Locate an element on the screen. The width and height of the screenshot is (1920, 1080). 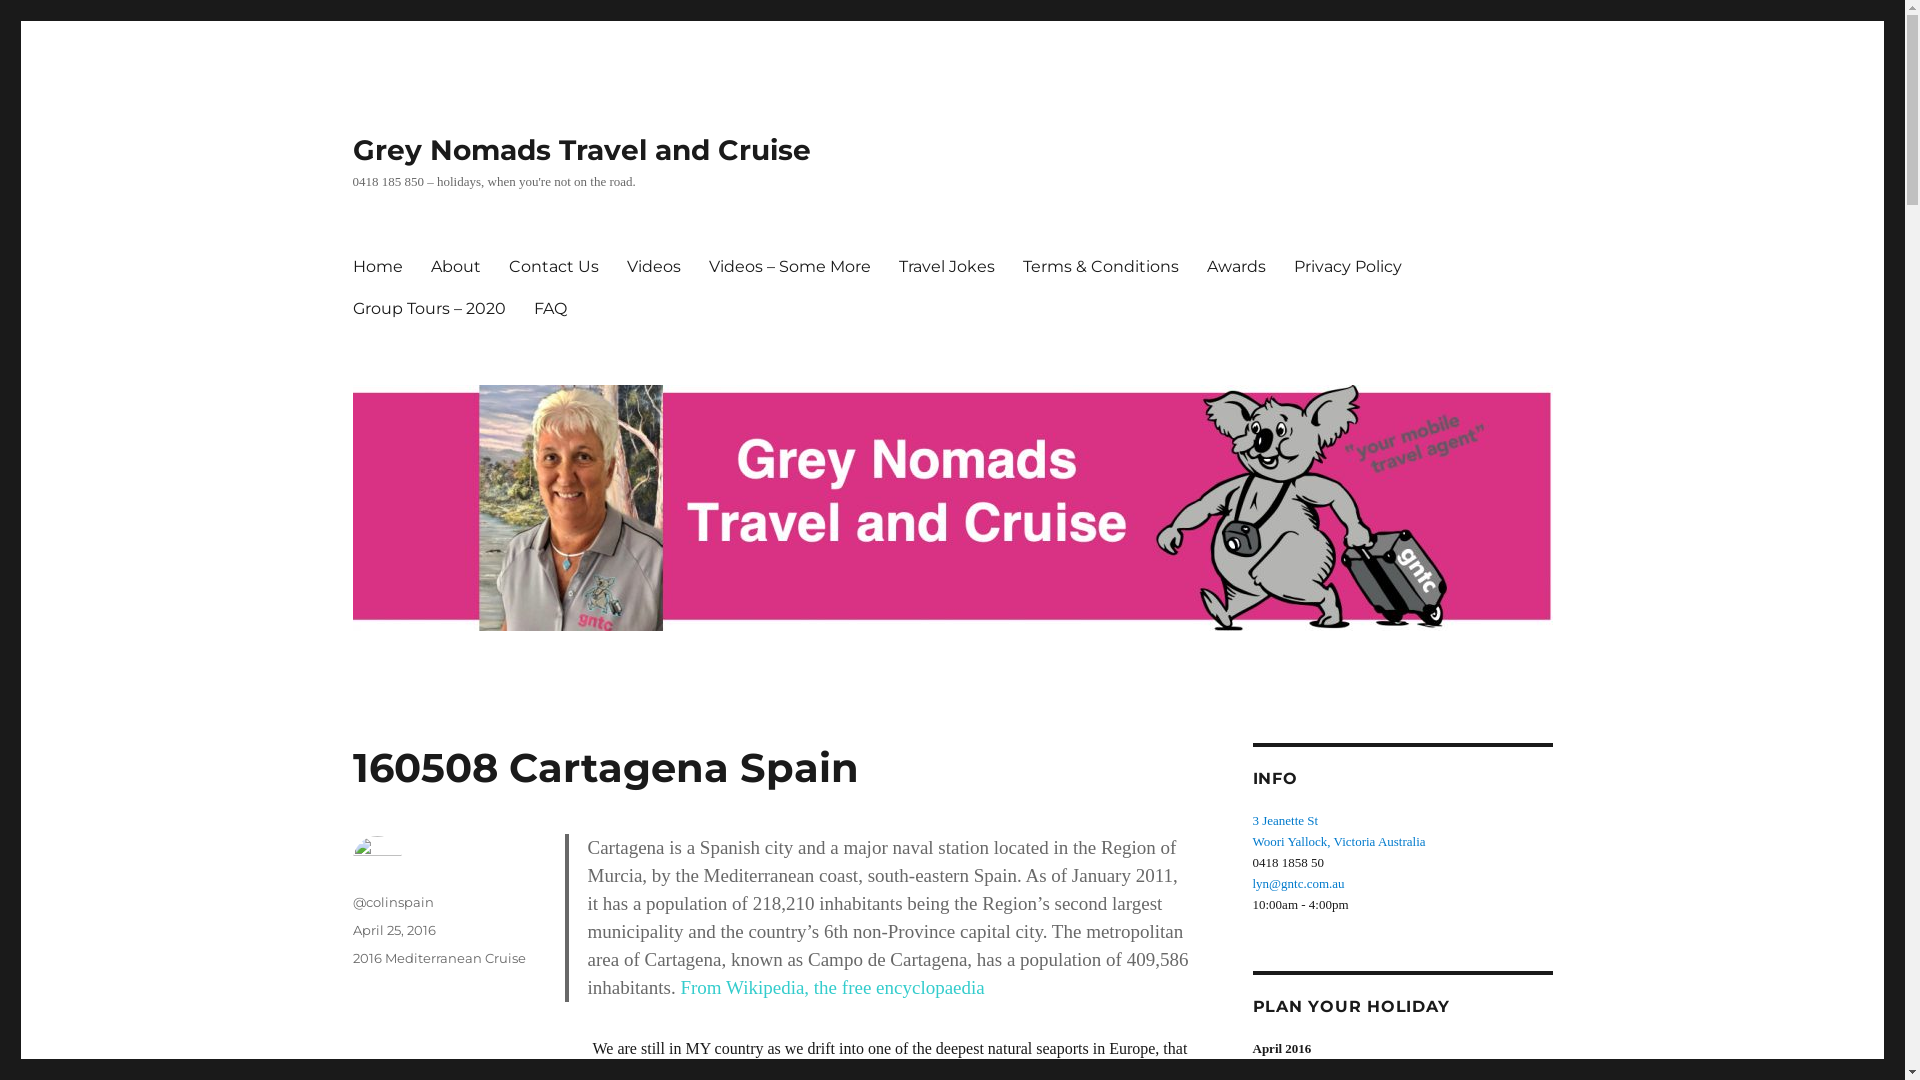
'@colinspain' is located at coordinates (351, 902).